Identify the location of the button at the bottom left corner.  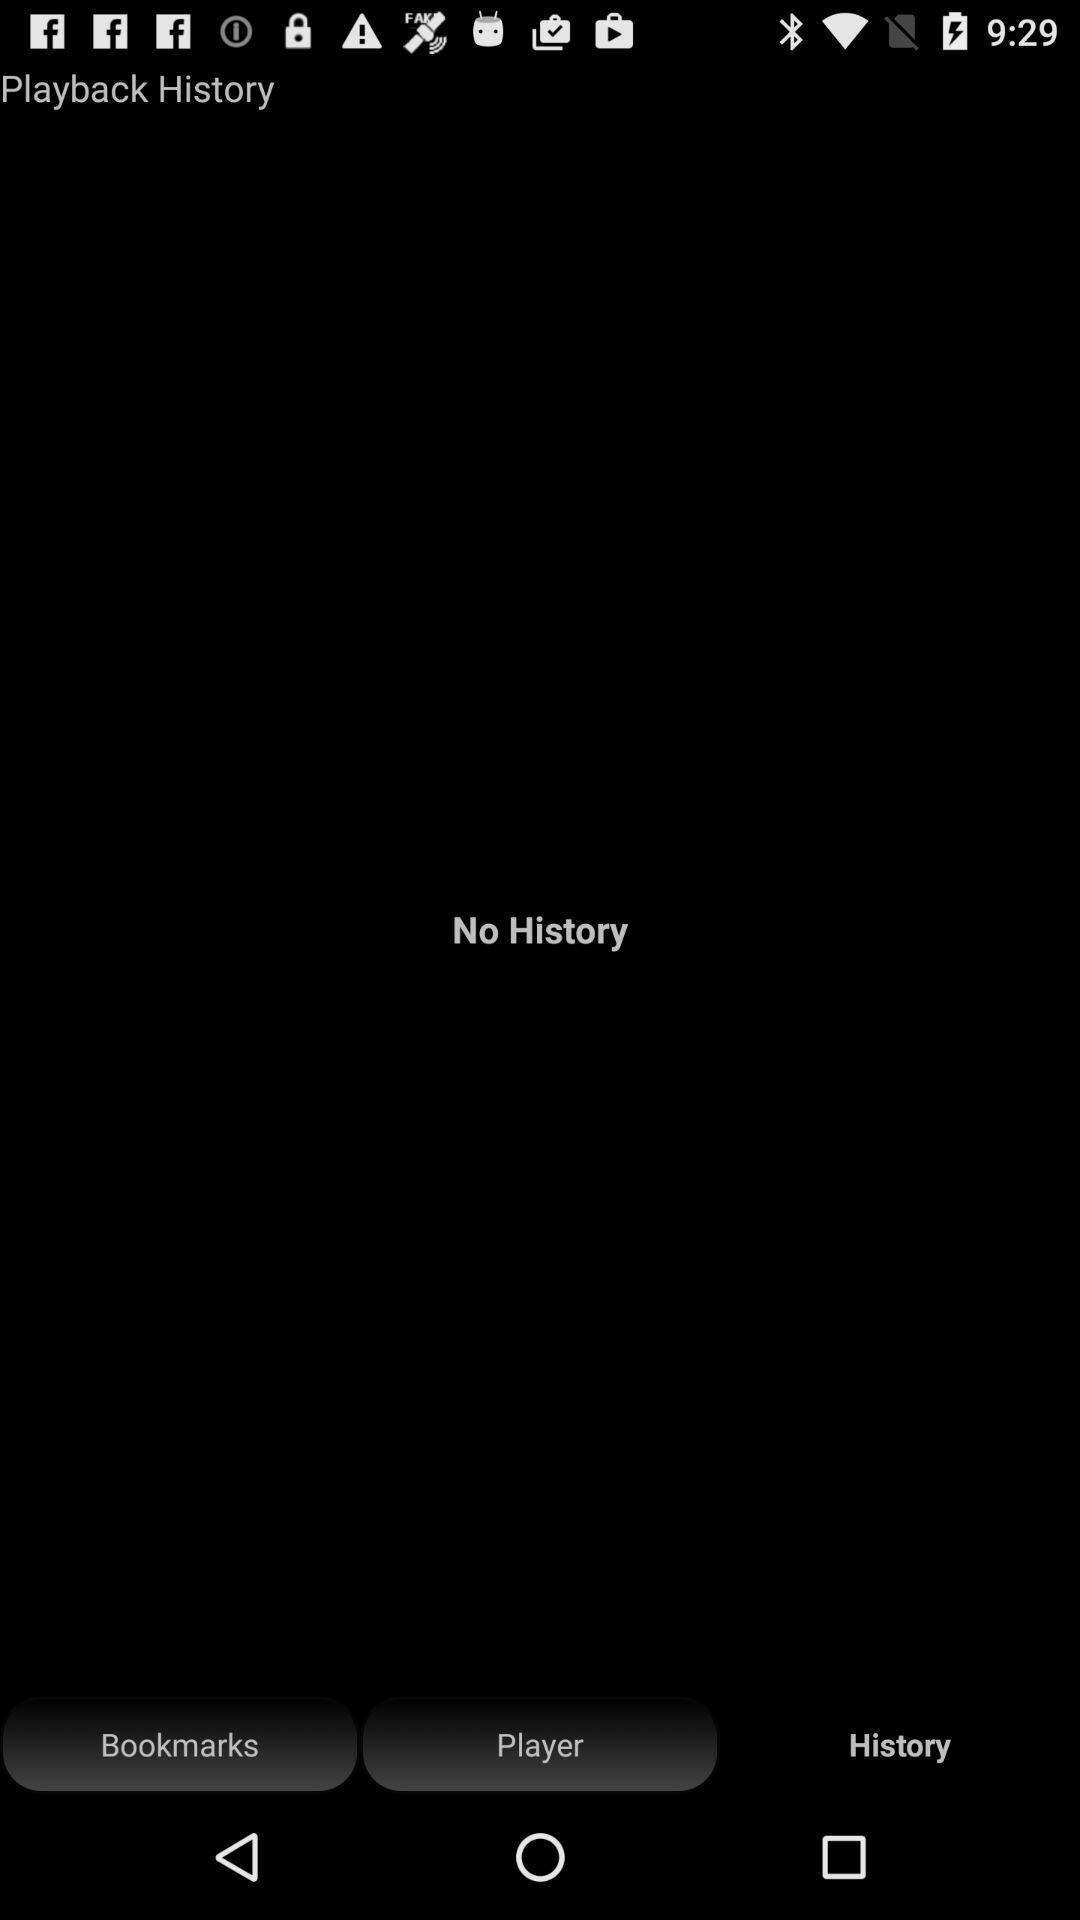
(180, 1744).